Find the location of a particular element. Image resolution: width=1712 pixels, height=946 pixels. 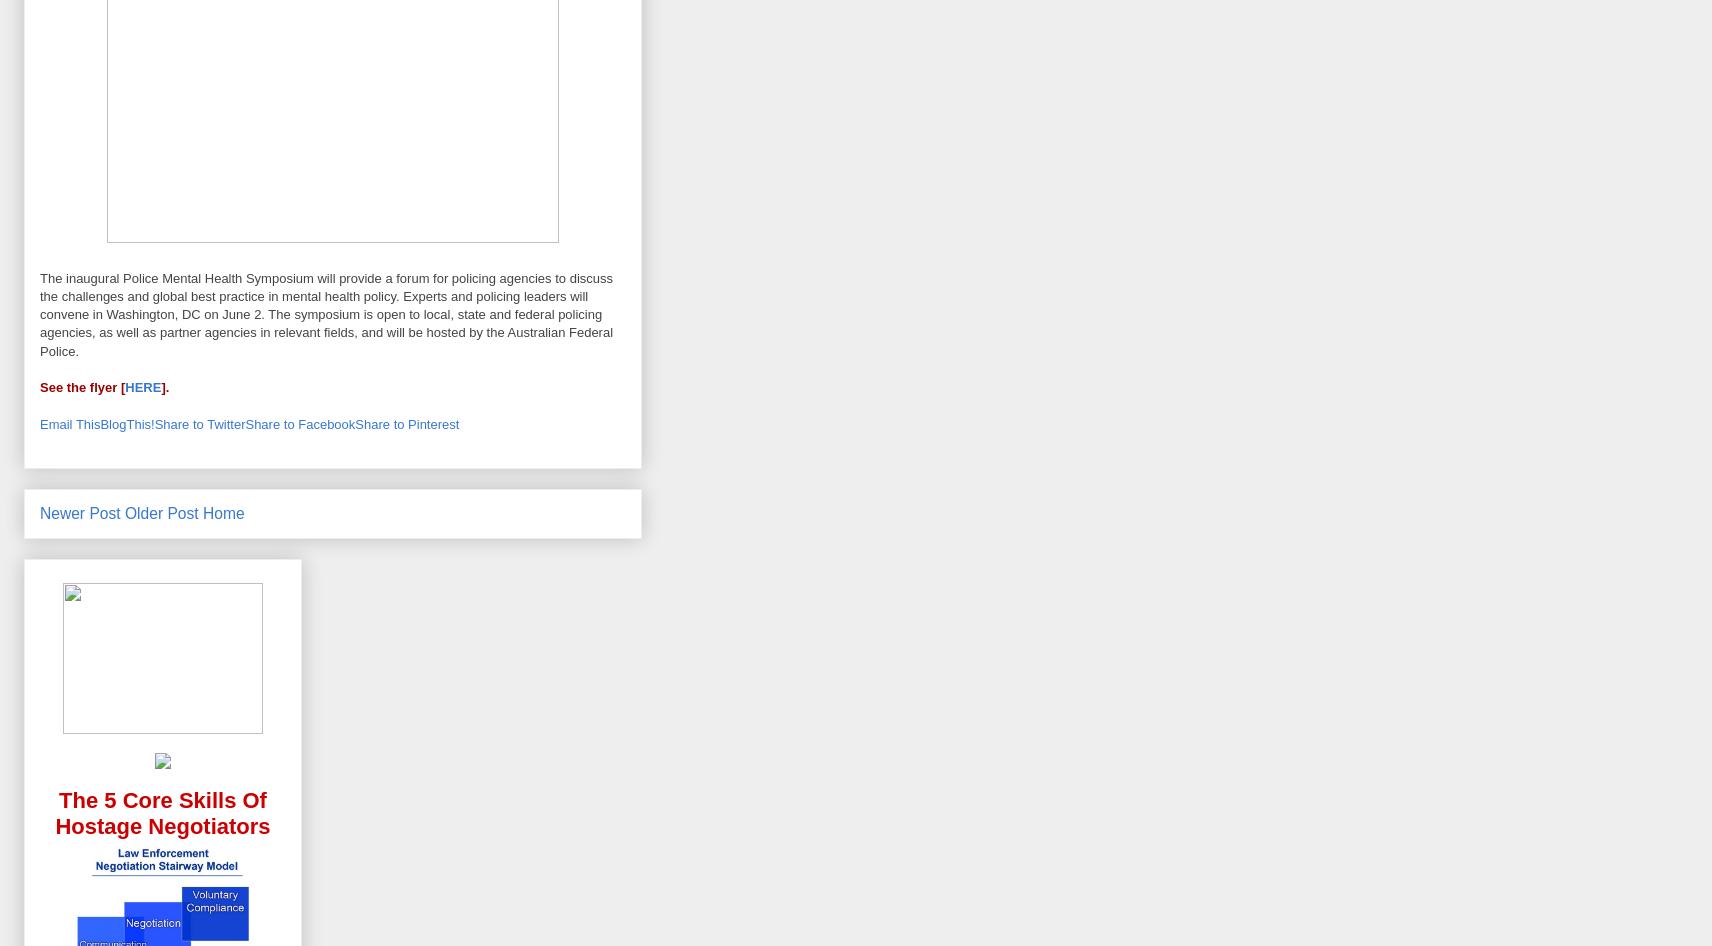

'The 5 Core Skills Of Hostage Negotiators' is located at coordinates (53, 812).